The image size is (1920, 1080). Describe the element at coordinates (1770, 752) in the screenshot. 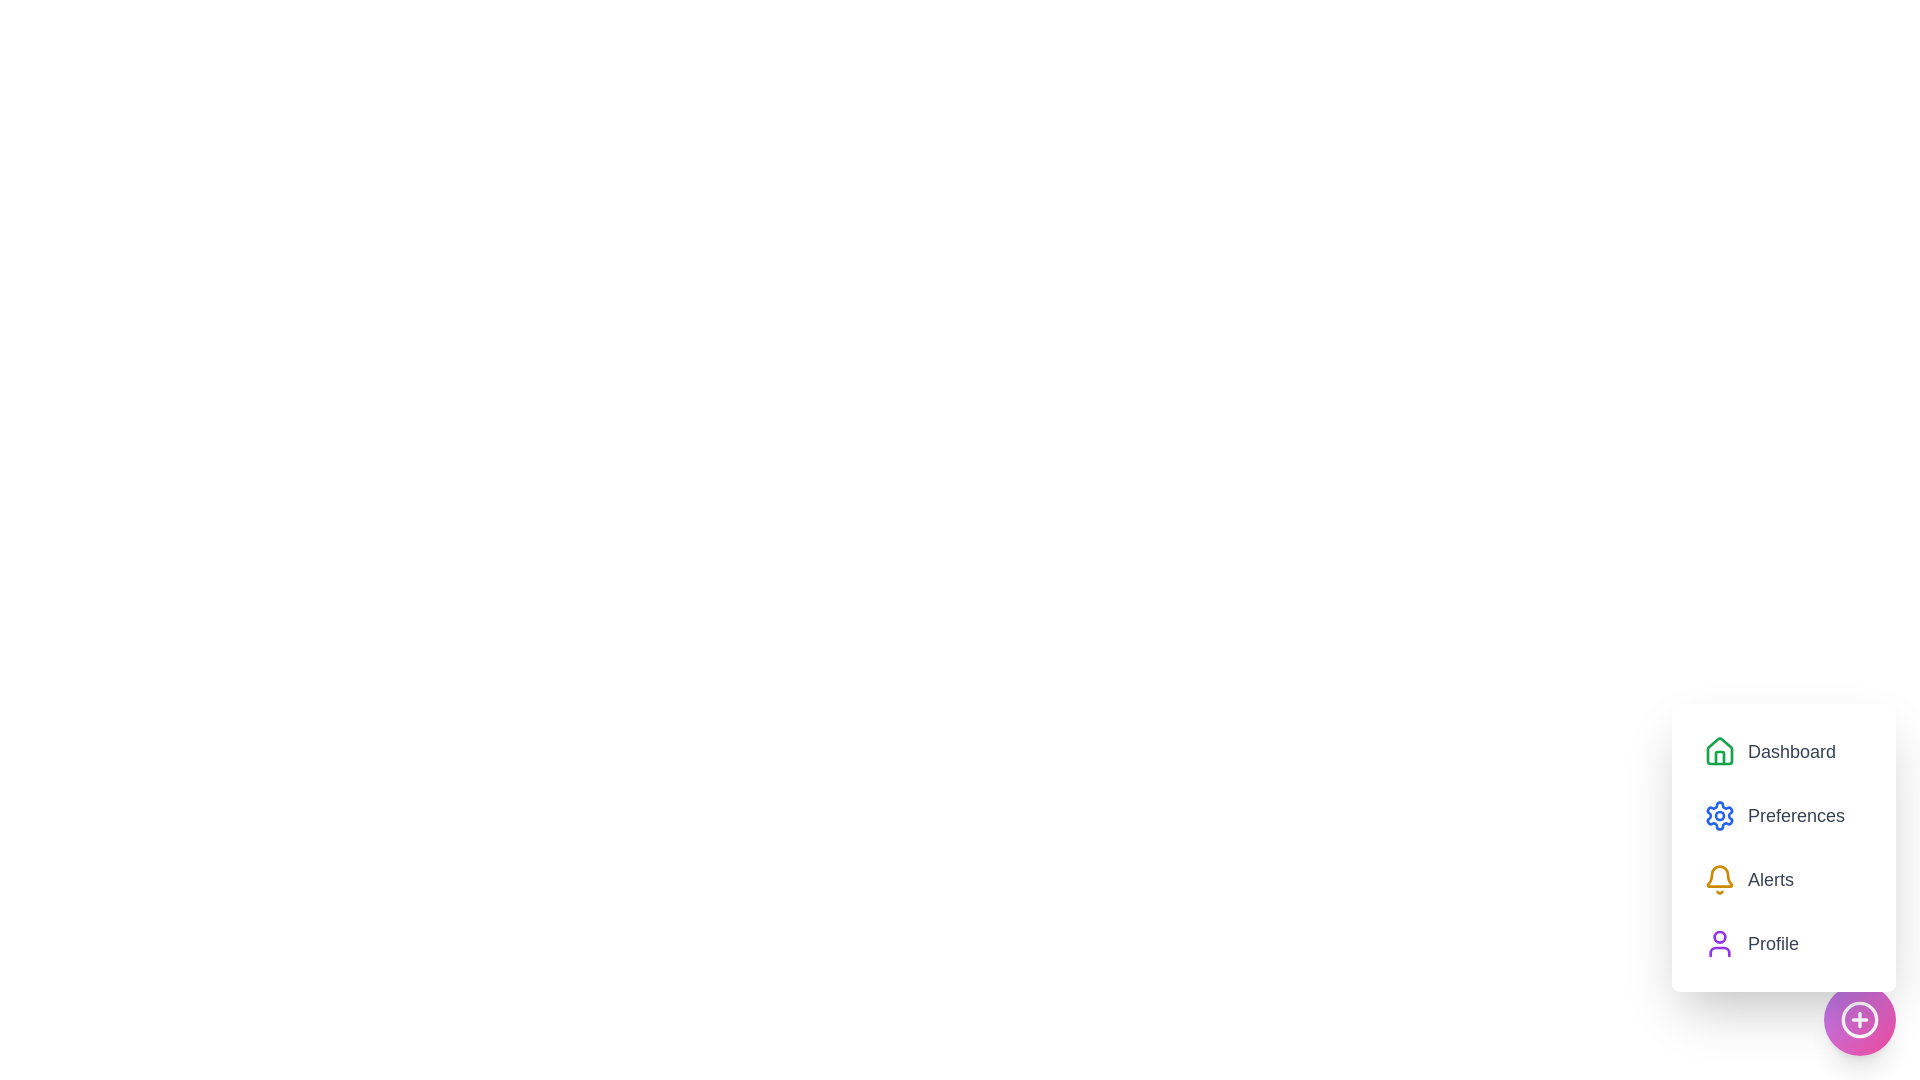

I see `the menu option Dashboard from the StyledSpeedDial menu` at that location.